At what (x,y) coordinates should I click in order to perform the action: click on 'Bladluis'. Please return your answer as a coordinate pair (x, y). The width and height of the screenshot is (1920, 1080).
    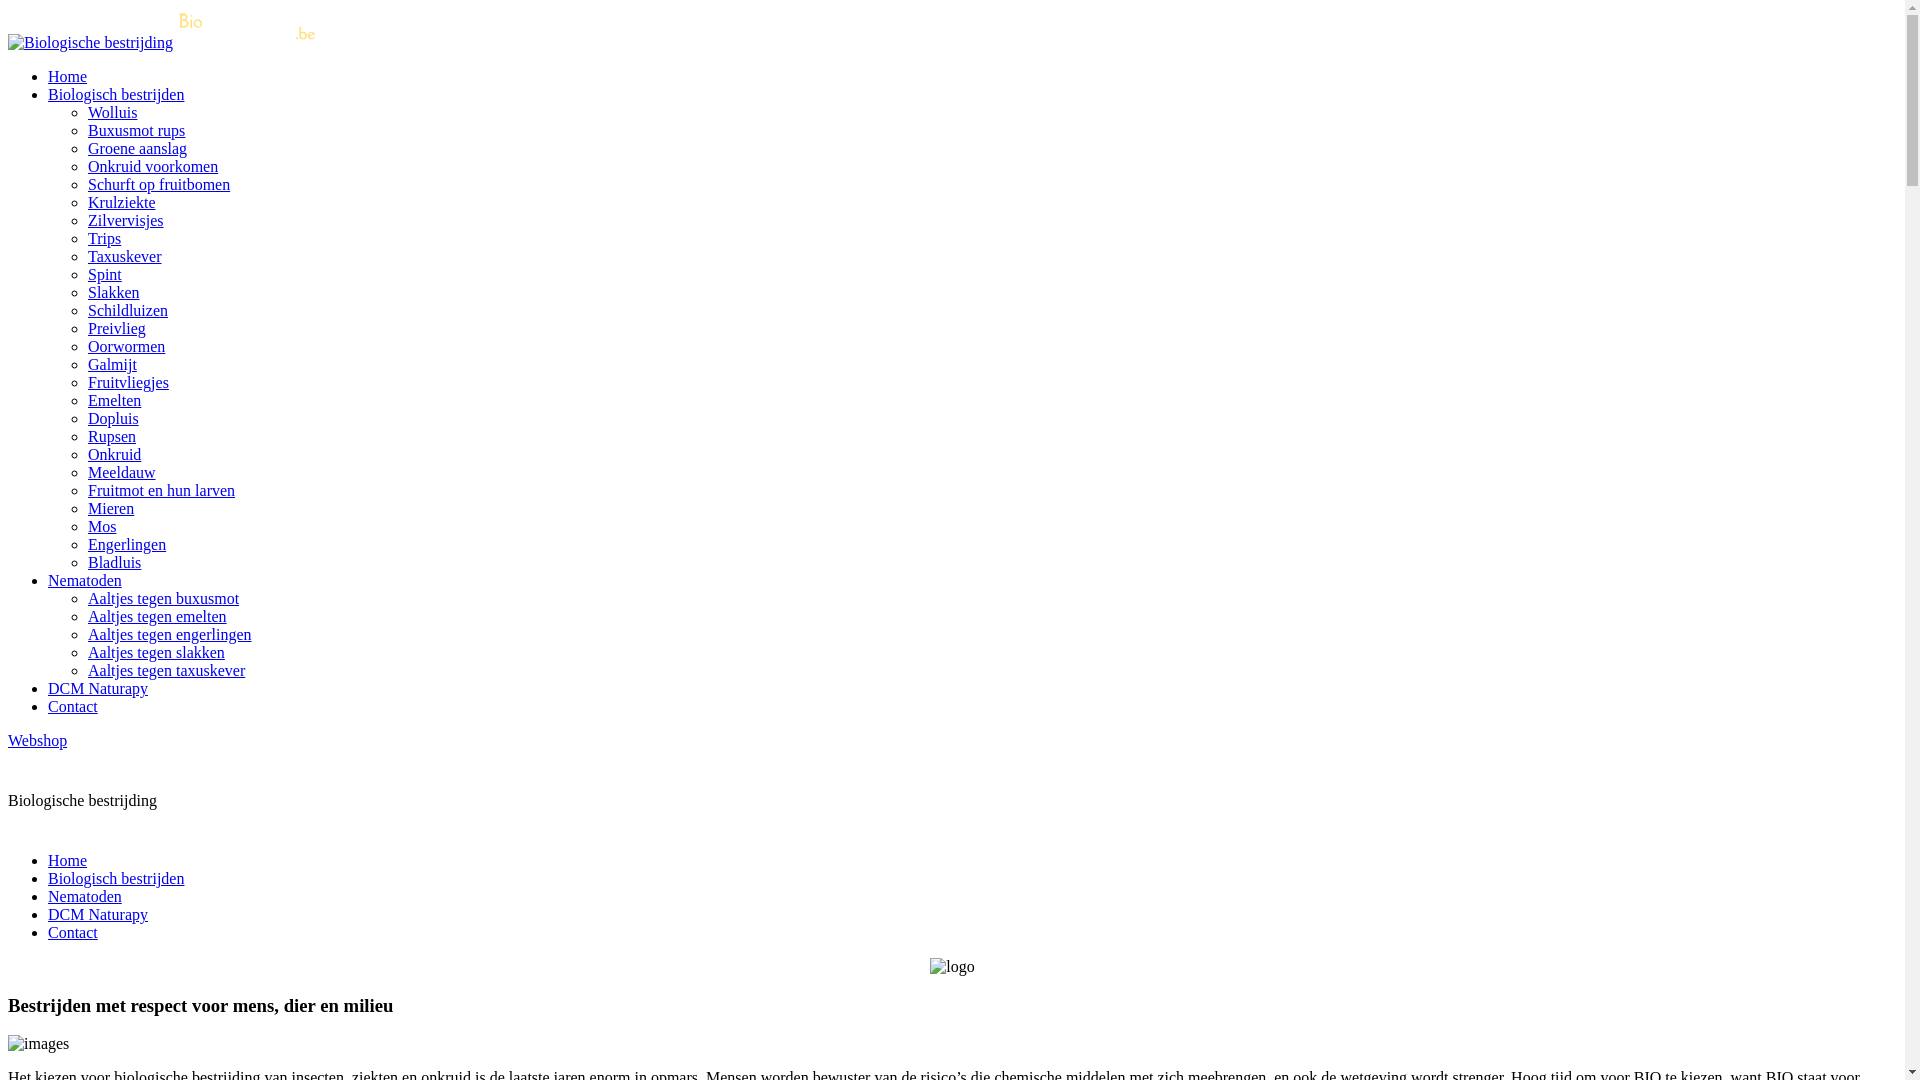
    Looking at the image, I should click on (113, 562).